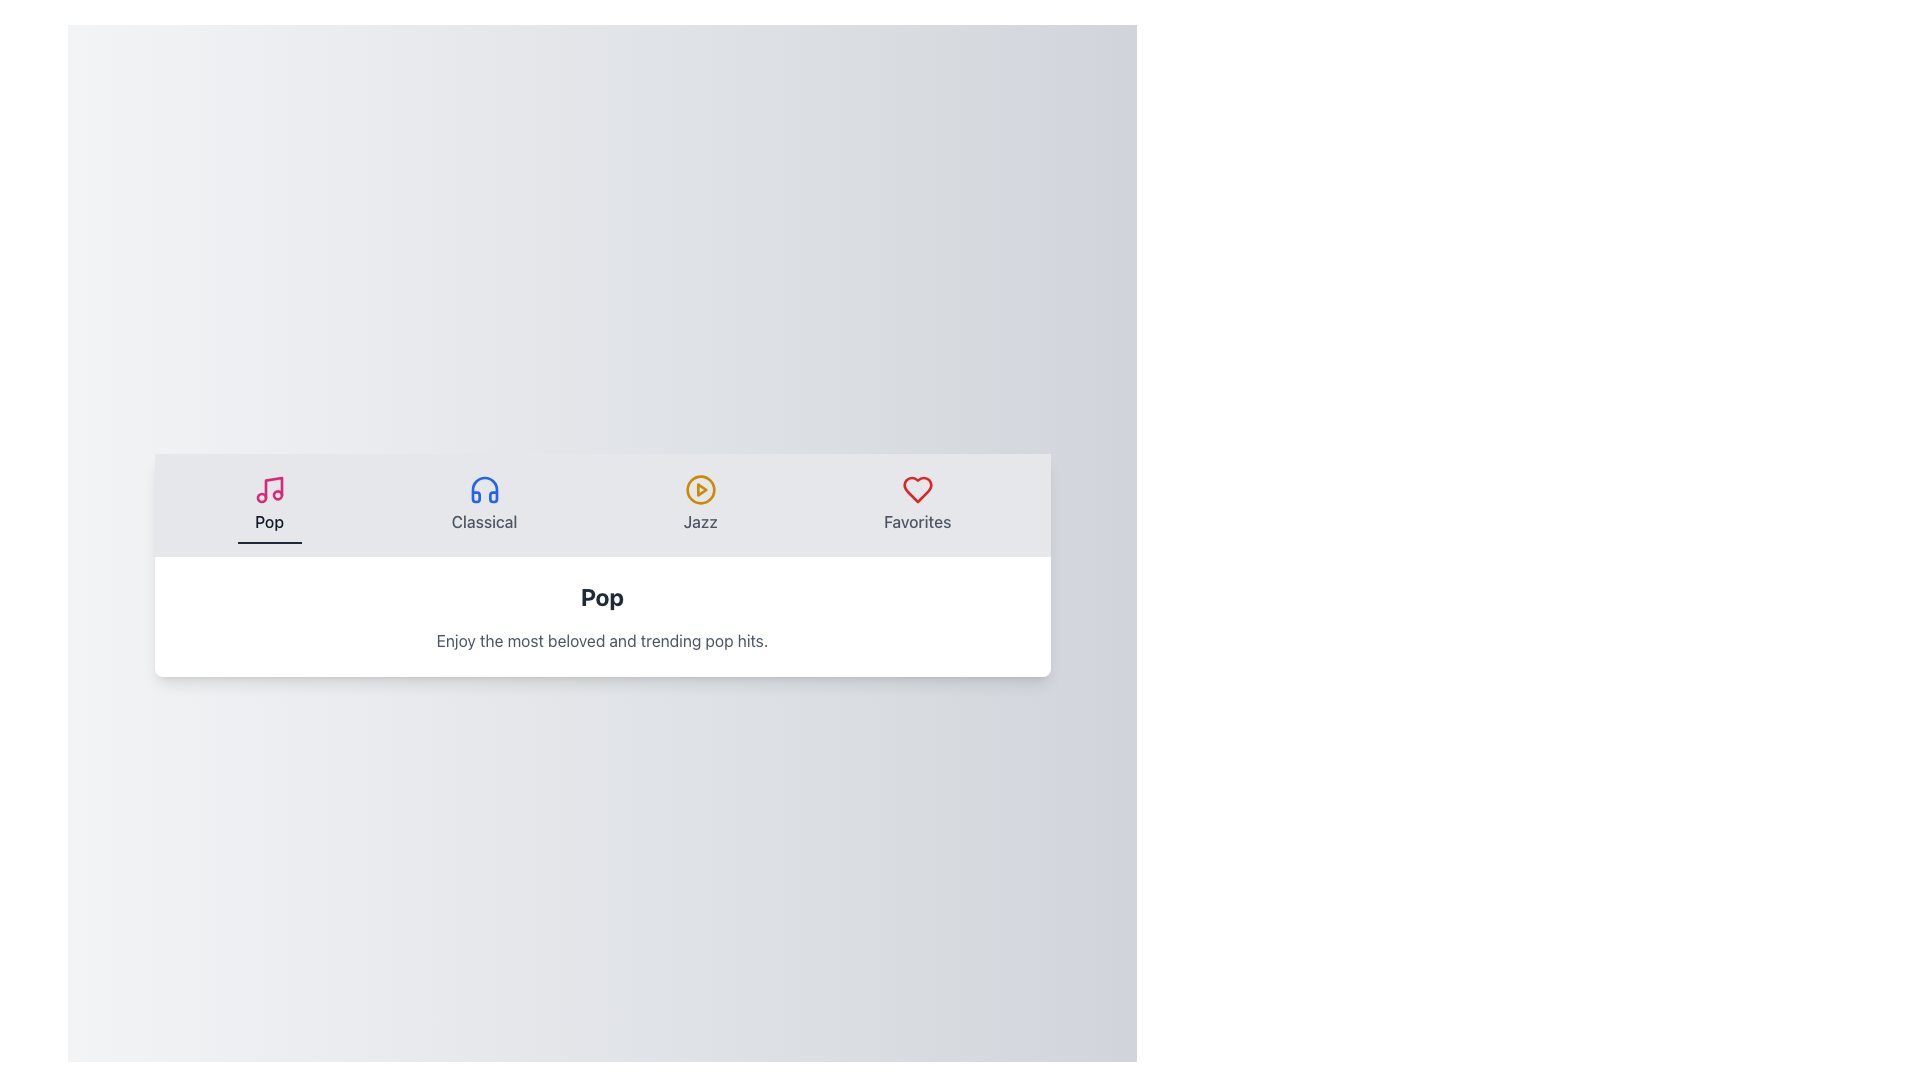 The width and height of the screenshot is (1920, 1080). Describe the element at coordinates (601, 615) in the screenshot. I see `the informational text display located at the bottom of the white card, which provides details about the 'Pop' category` at that location.